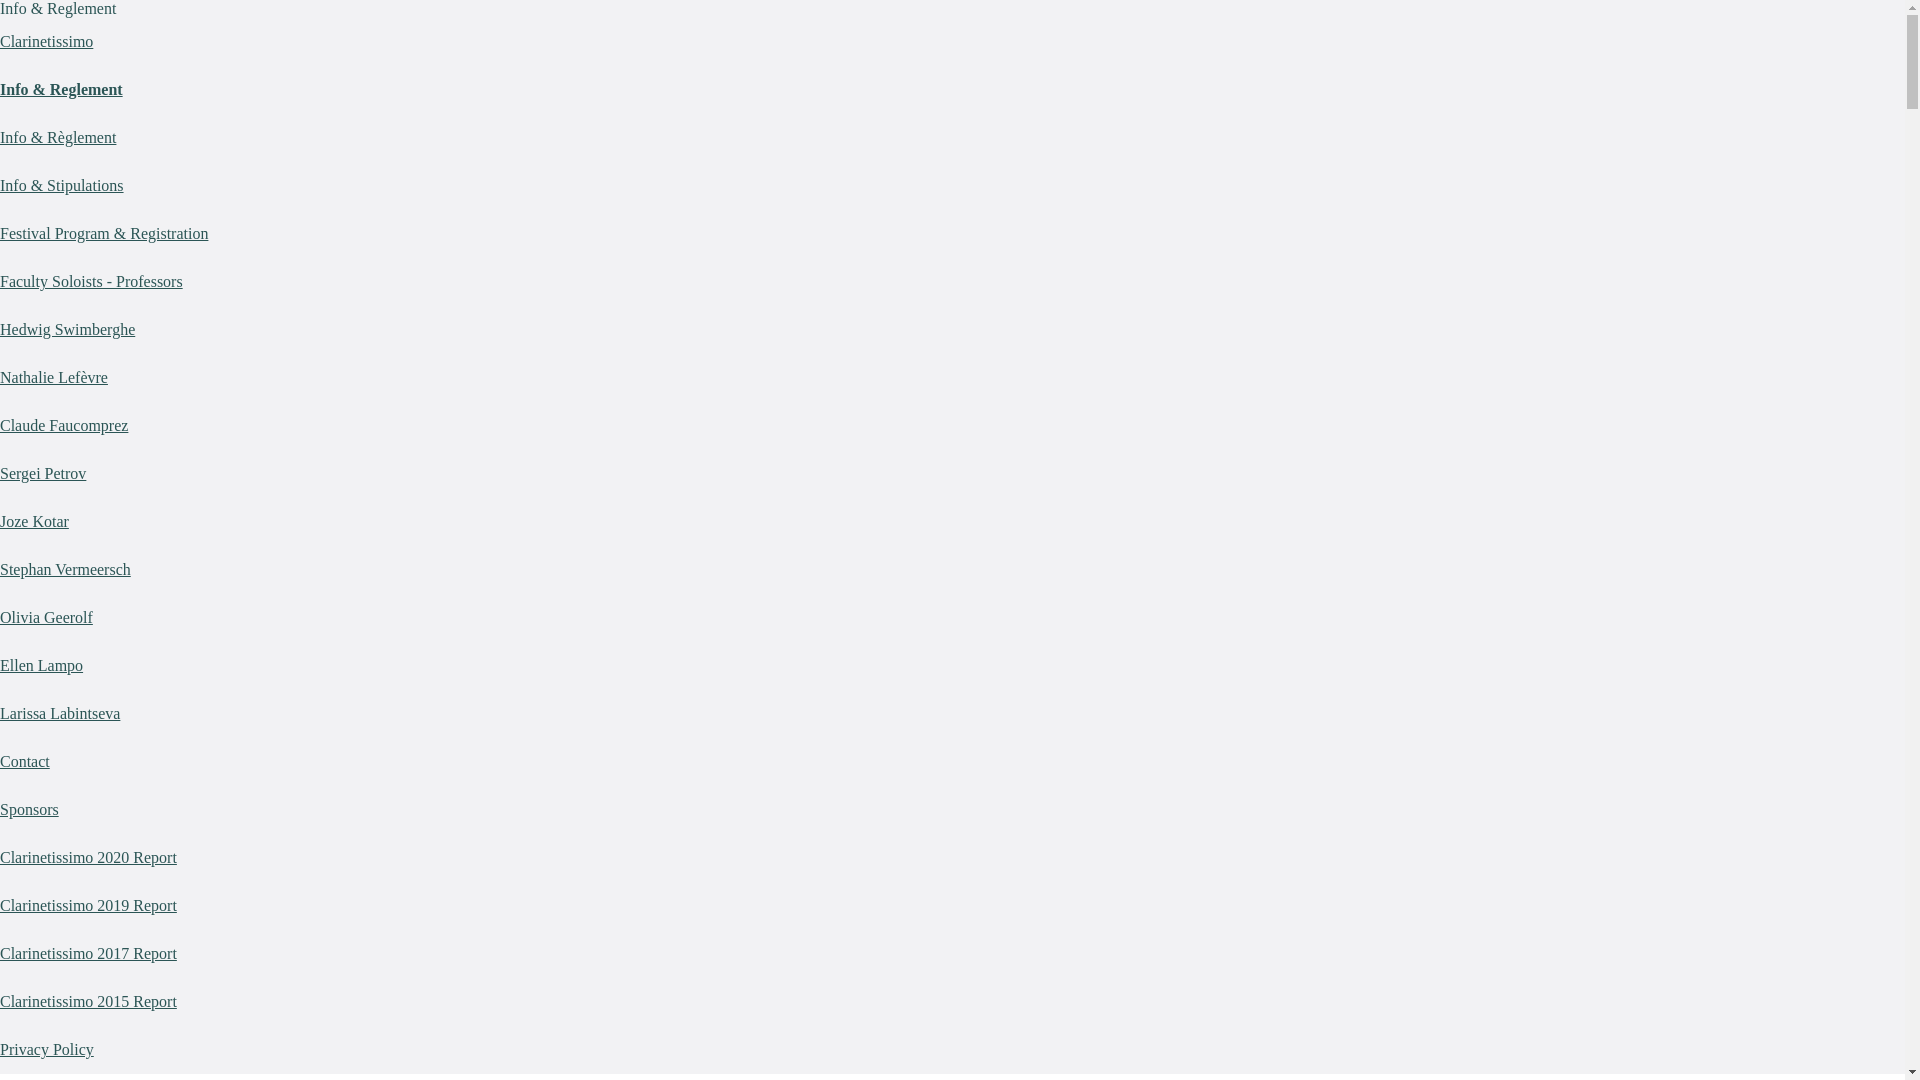 The width and height of the screenshot is (1920, 1080). I want to click on 'Contact', so click(24, 761).